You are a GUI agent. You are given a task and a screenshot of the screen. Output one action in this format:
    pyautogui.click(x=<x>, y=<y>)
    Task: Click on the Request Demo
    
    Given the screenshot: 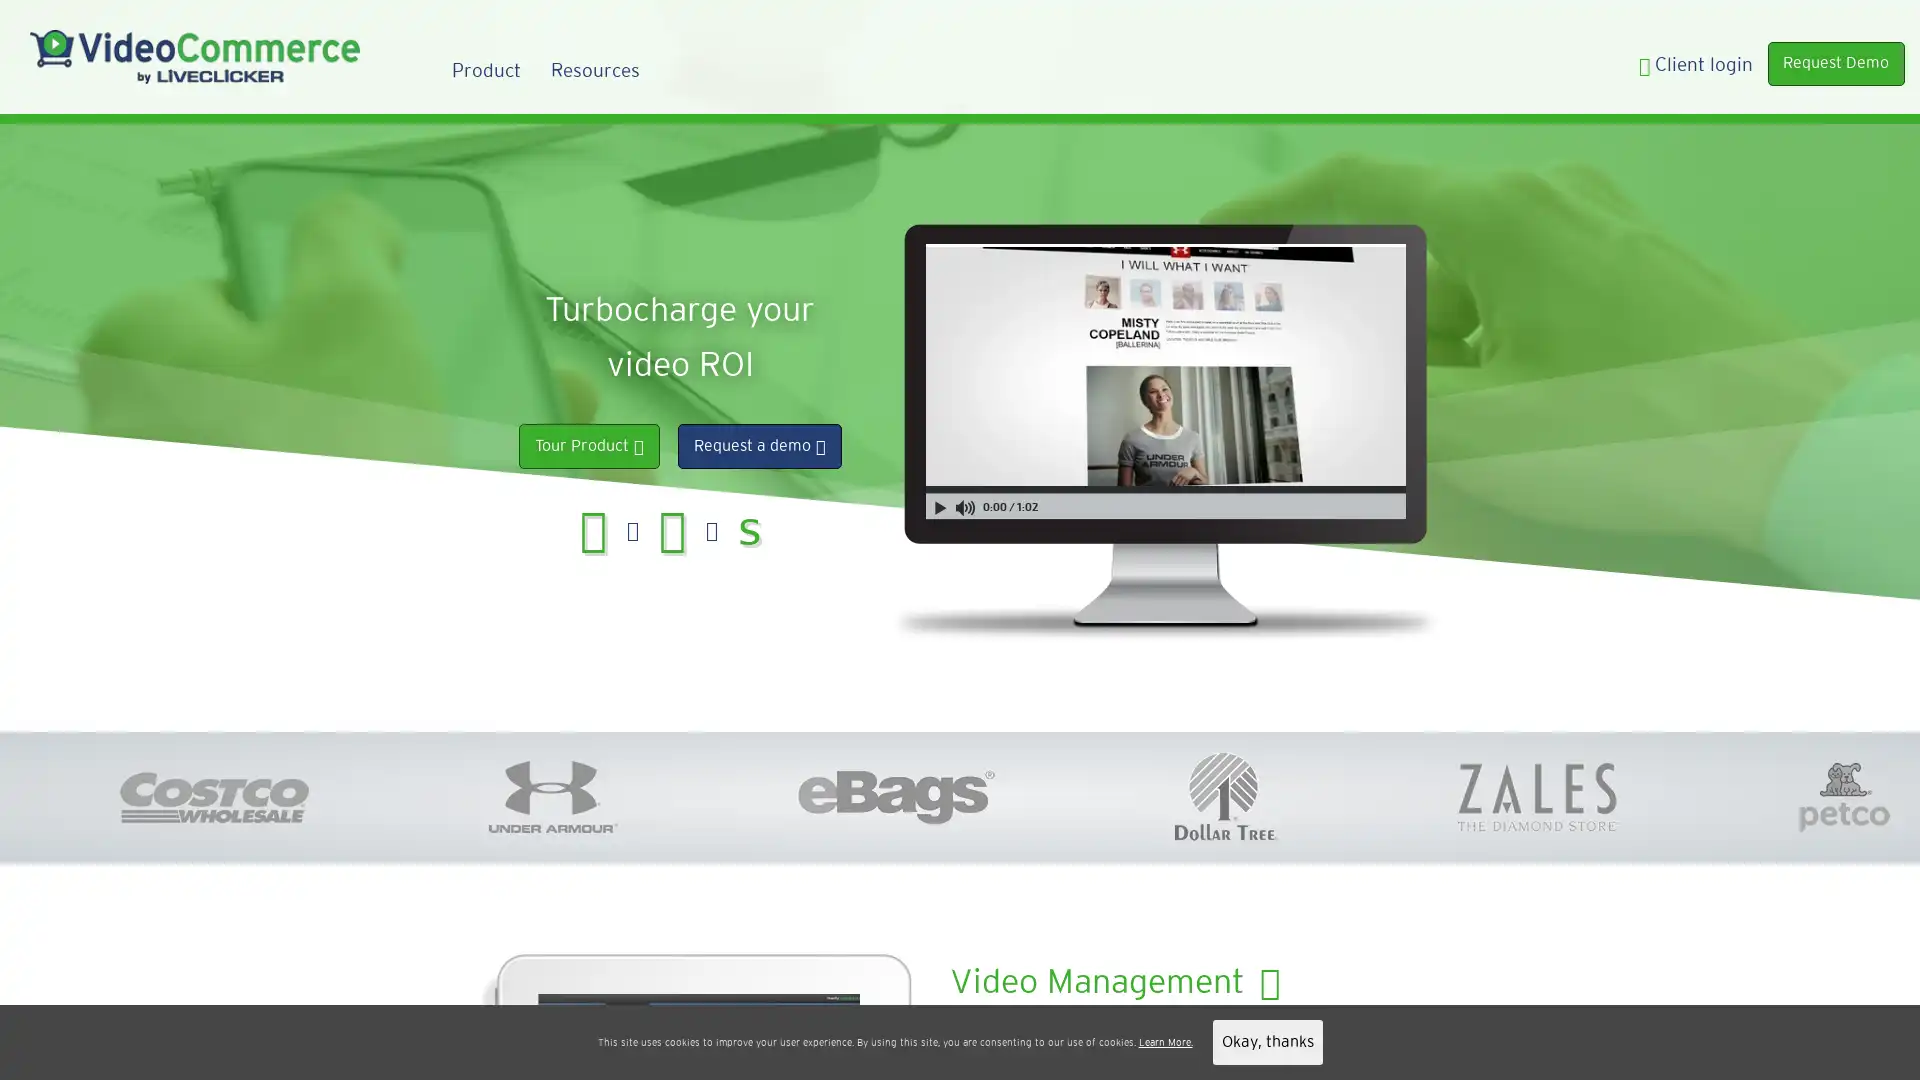 What is the action you would take?
    pyautogui.click(x=1836, y=62)
    